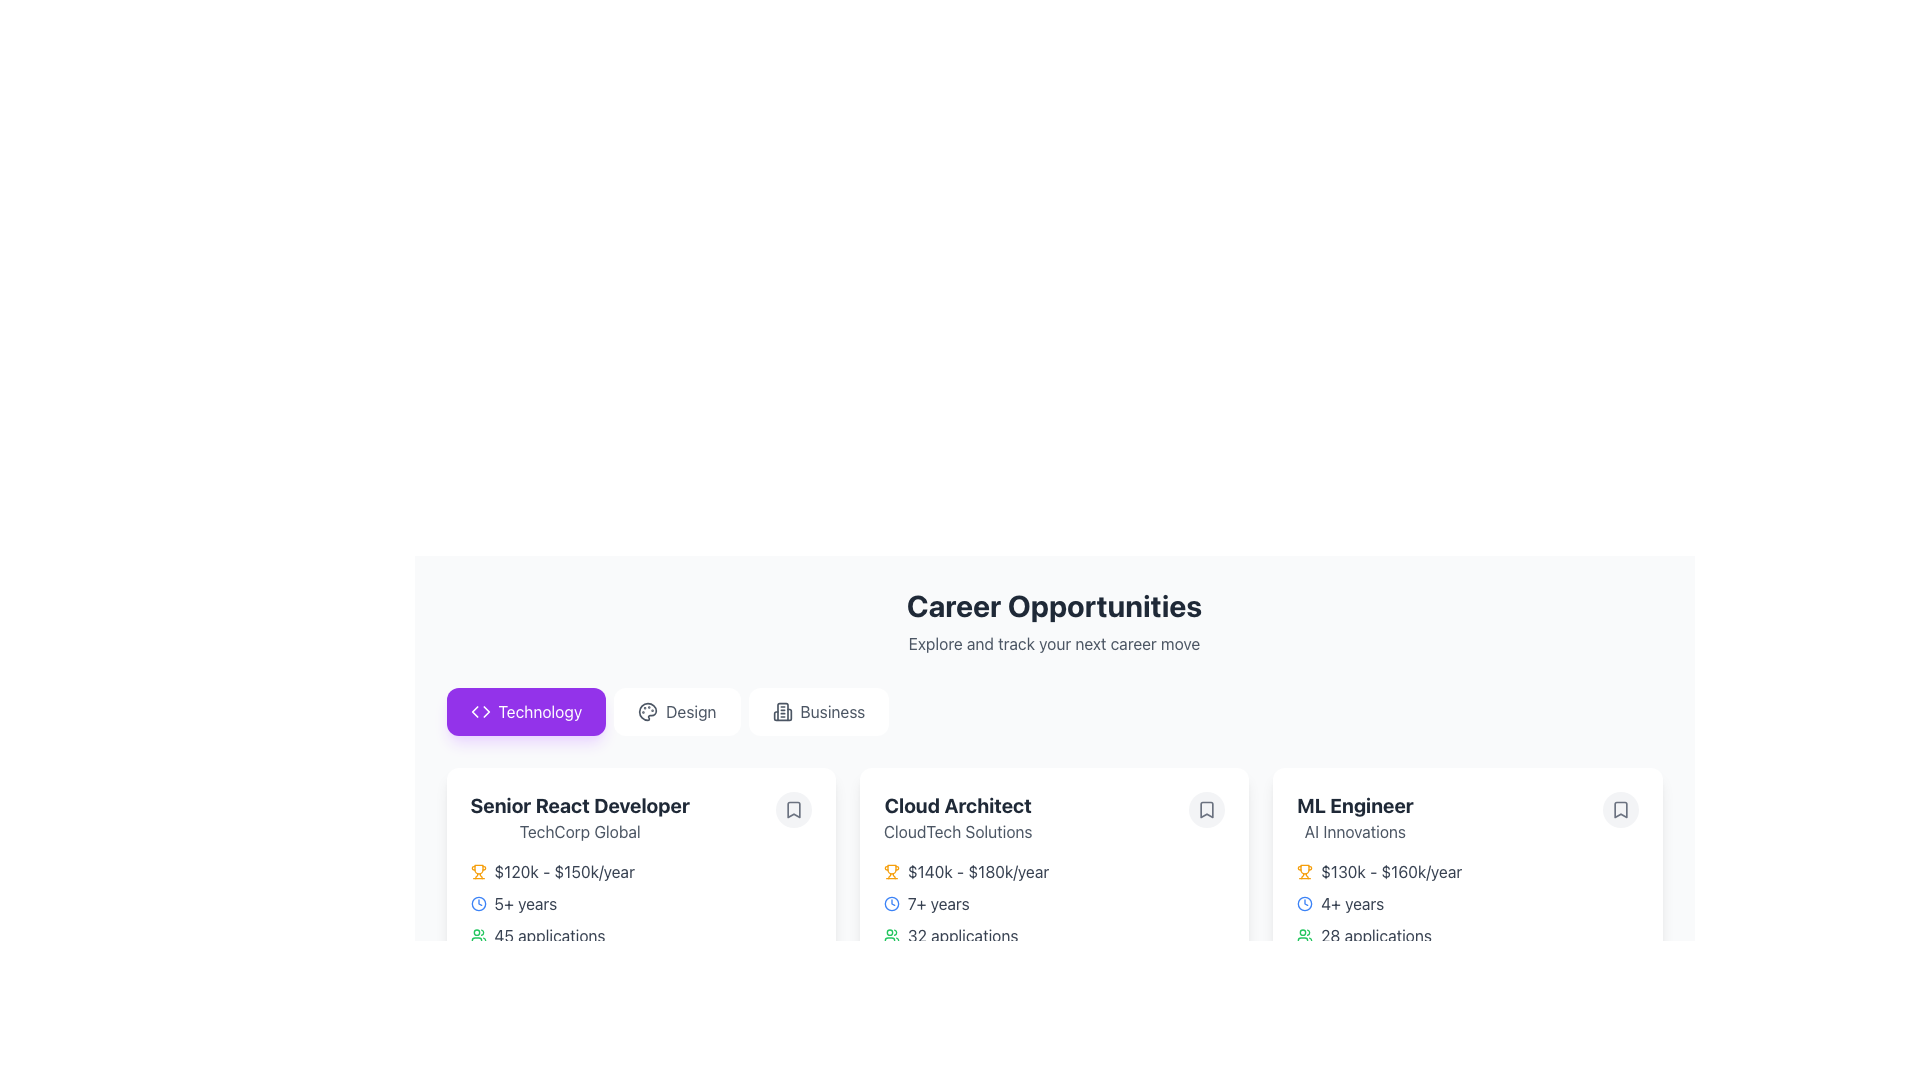 This screenshot has width=1920, height=1080. What do you see at coordinates (792, 810) in the screenshot?
I see `the bookmark icon located at the top-right corner of the 'Cloud Architect' job listing card` at bounding box center [792, 810].